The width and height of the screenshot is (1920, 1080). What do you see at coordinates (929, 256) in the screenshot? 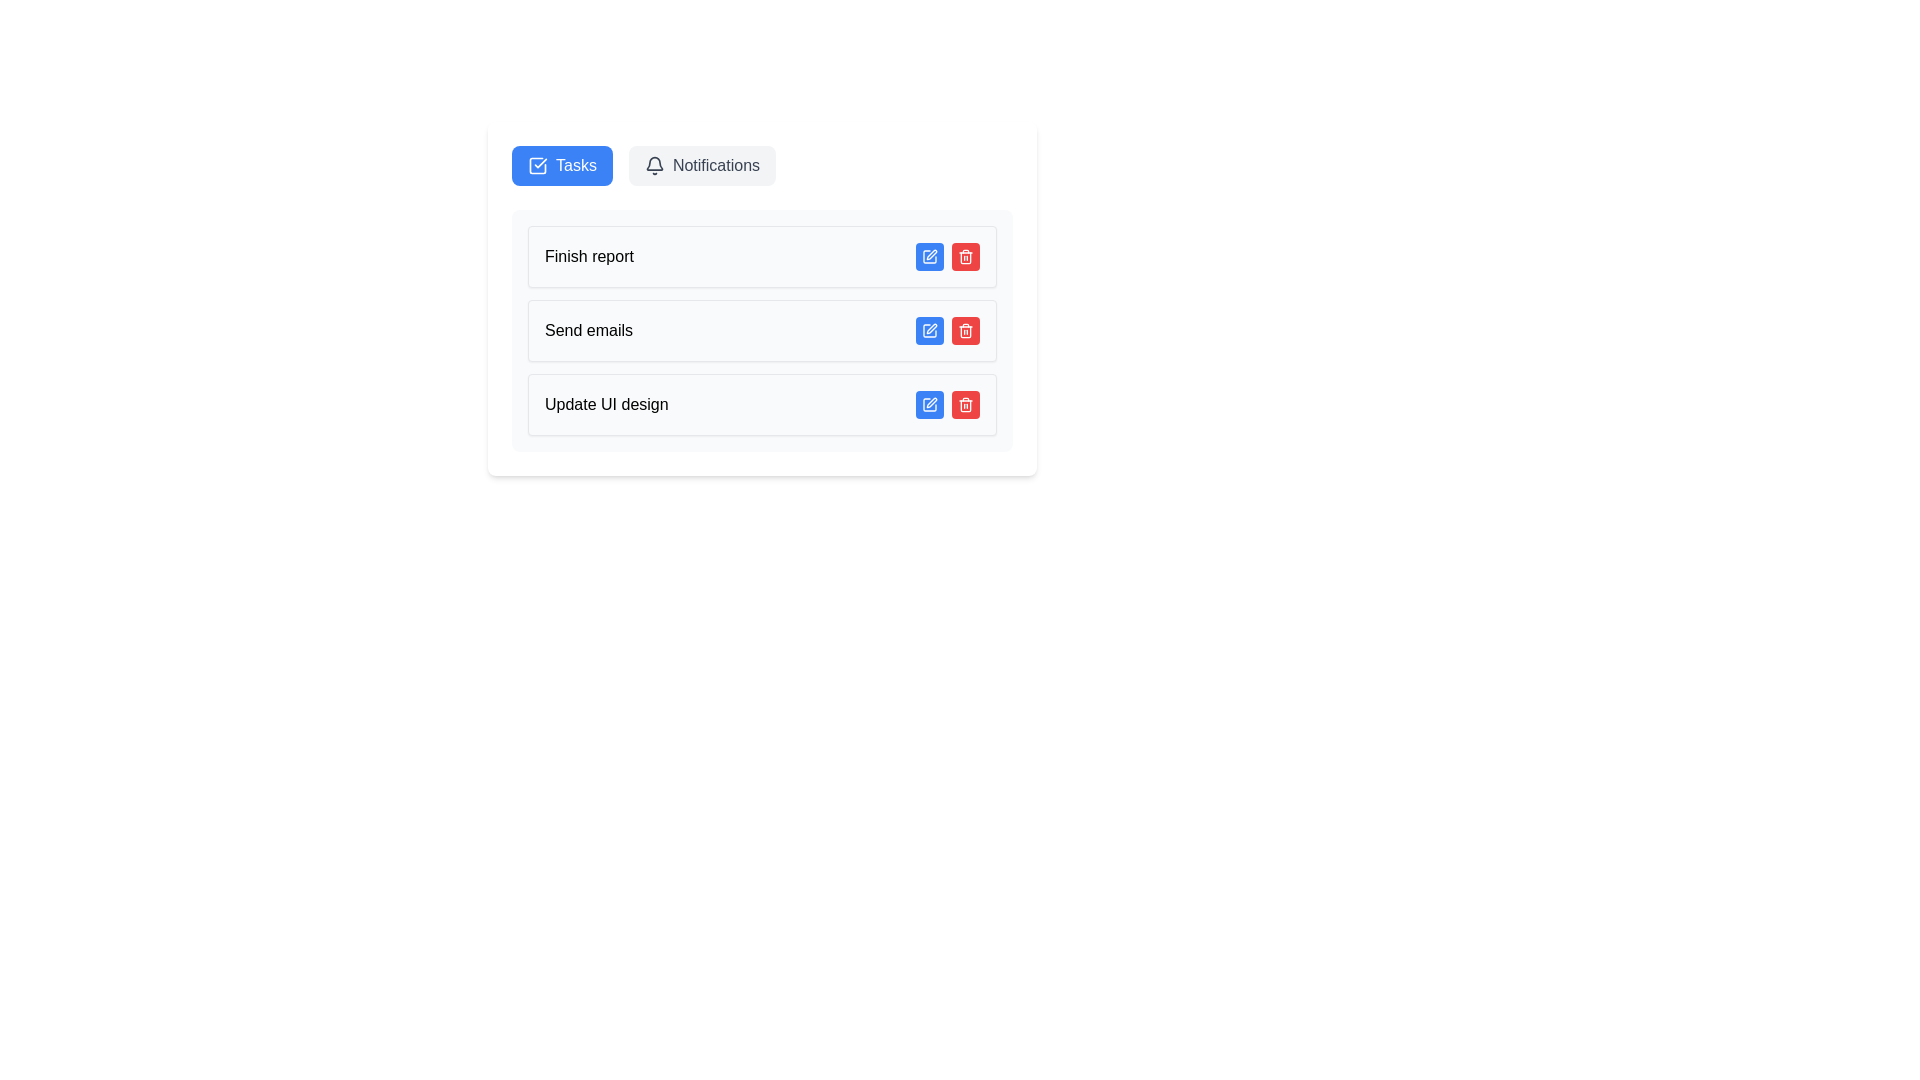
I see `the editing button located next to the red trash icon button in the first row of the tasks list` at bounding box center [929, 256].